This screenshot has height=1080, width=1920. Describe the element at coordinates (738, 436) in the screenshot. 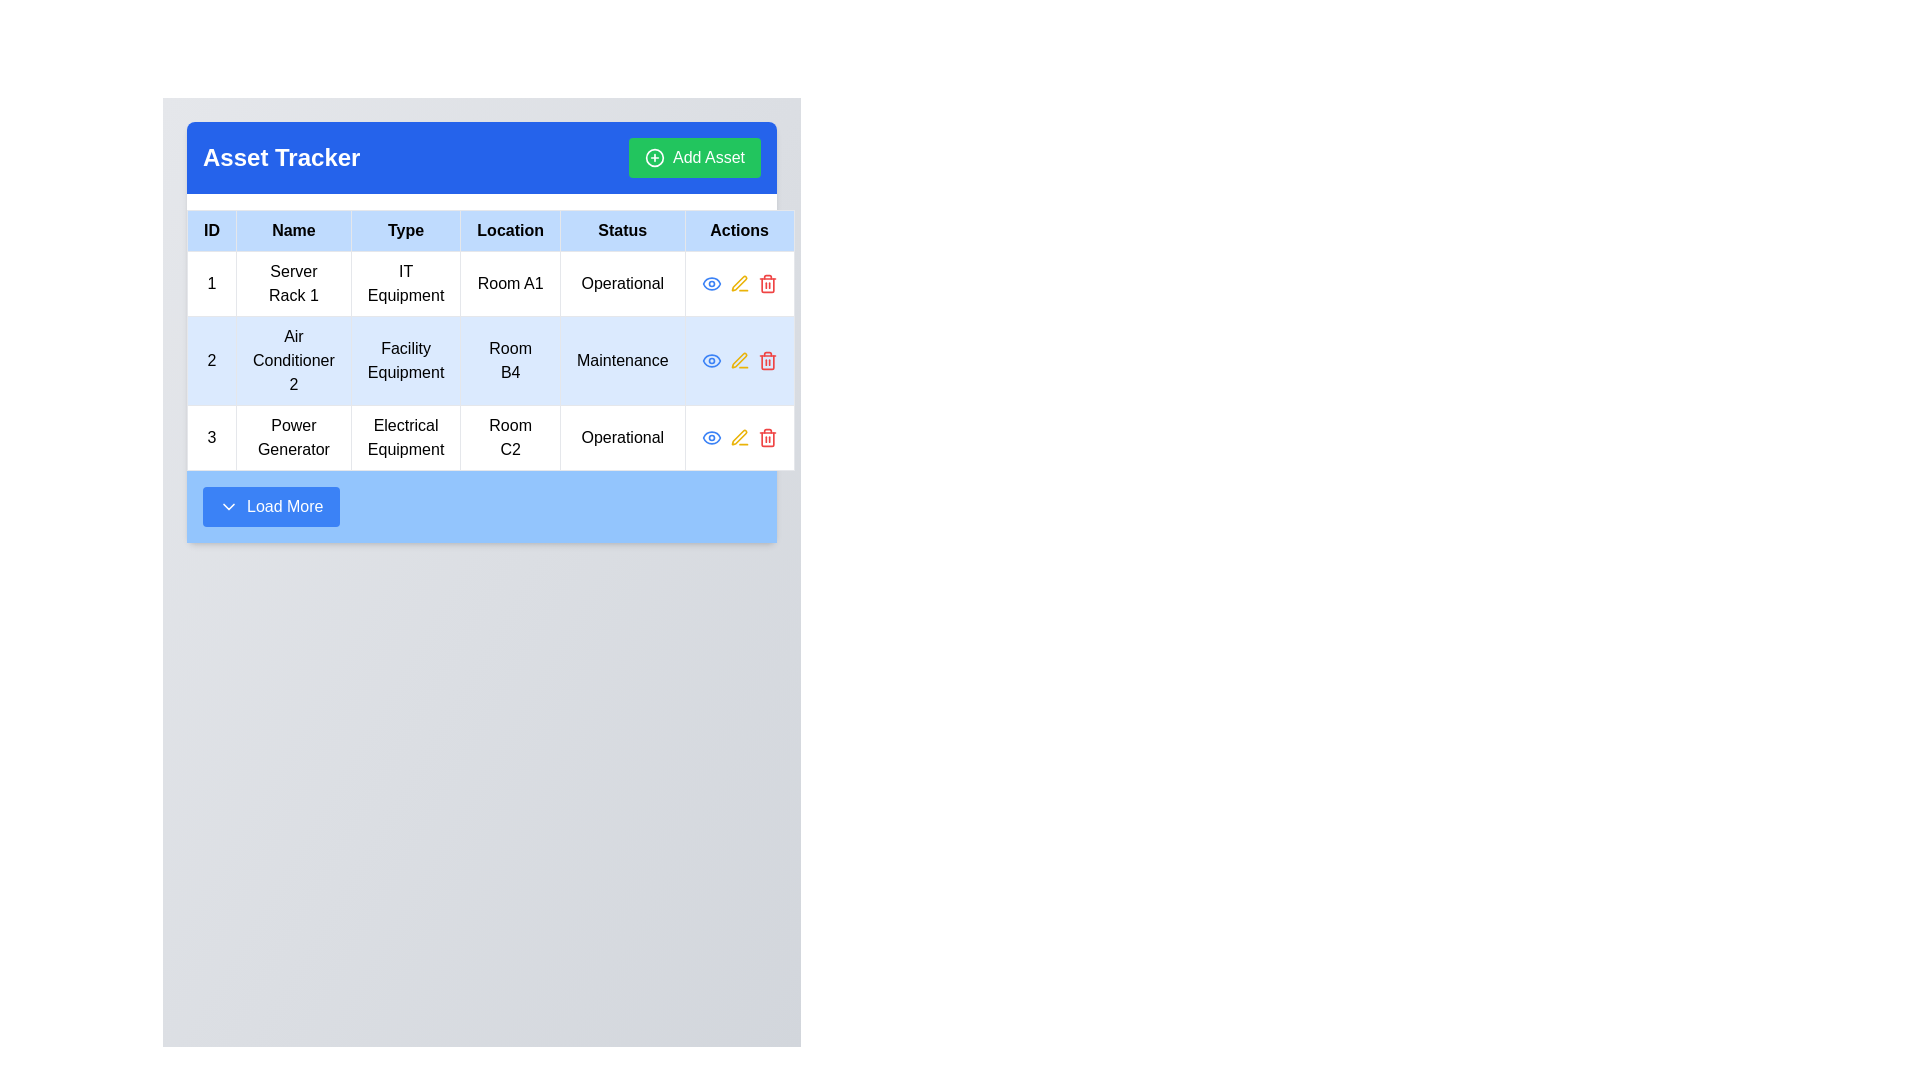

I see `the Pen Icon representing the 'Edit' function in the 'Actions' column for the 'Air Conditioner 2' entry` at that location.